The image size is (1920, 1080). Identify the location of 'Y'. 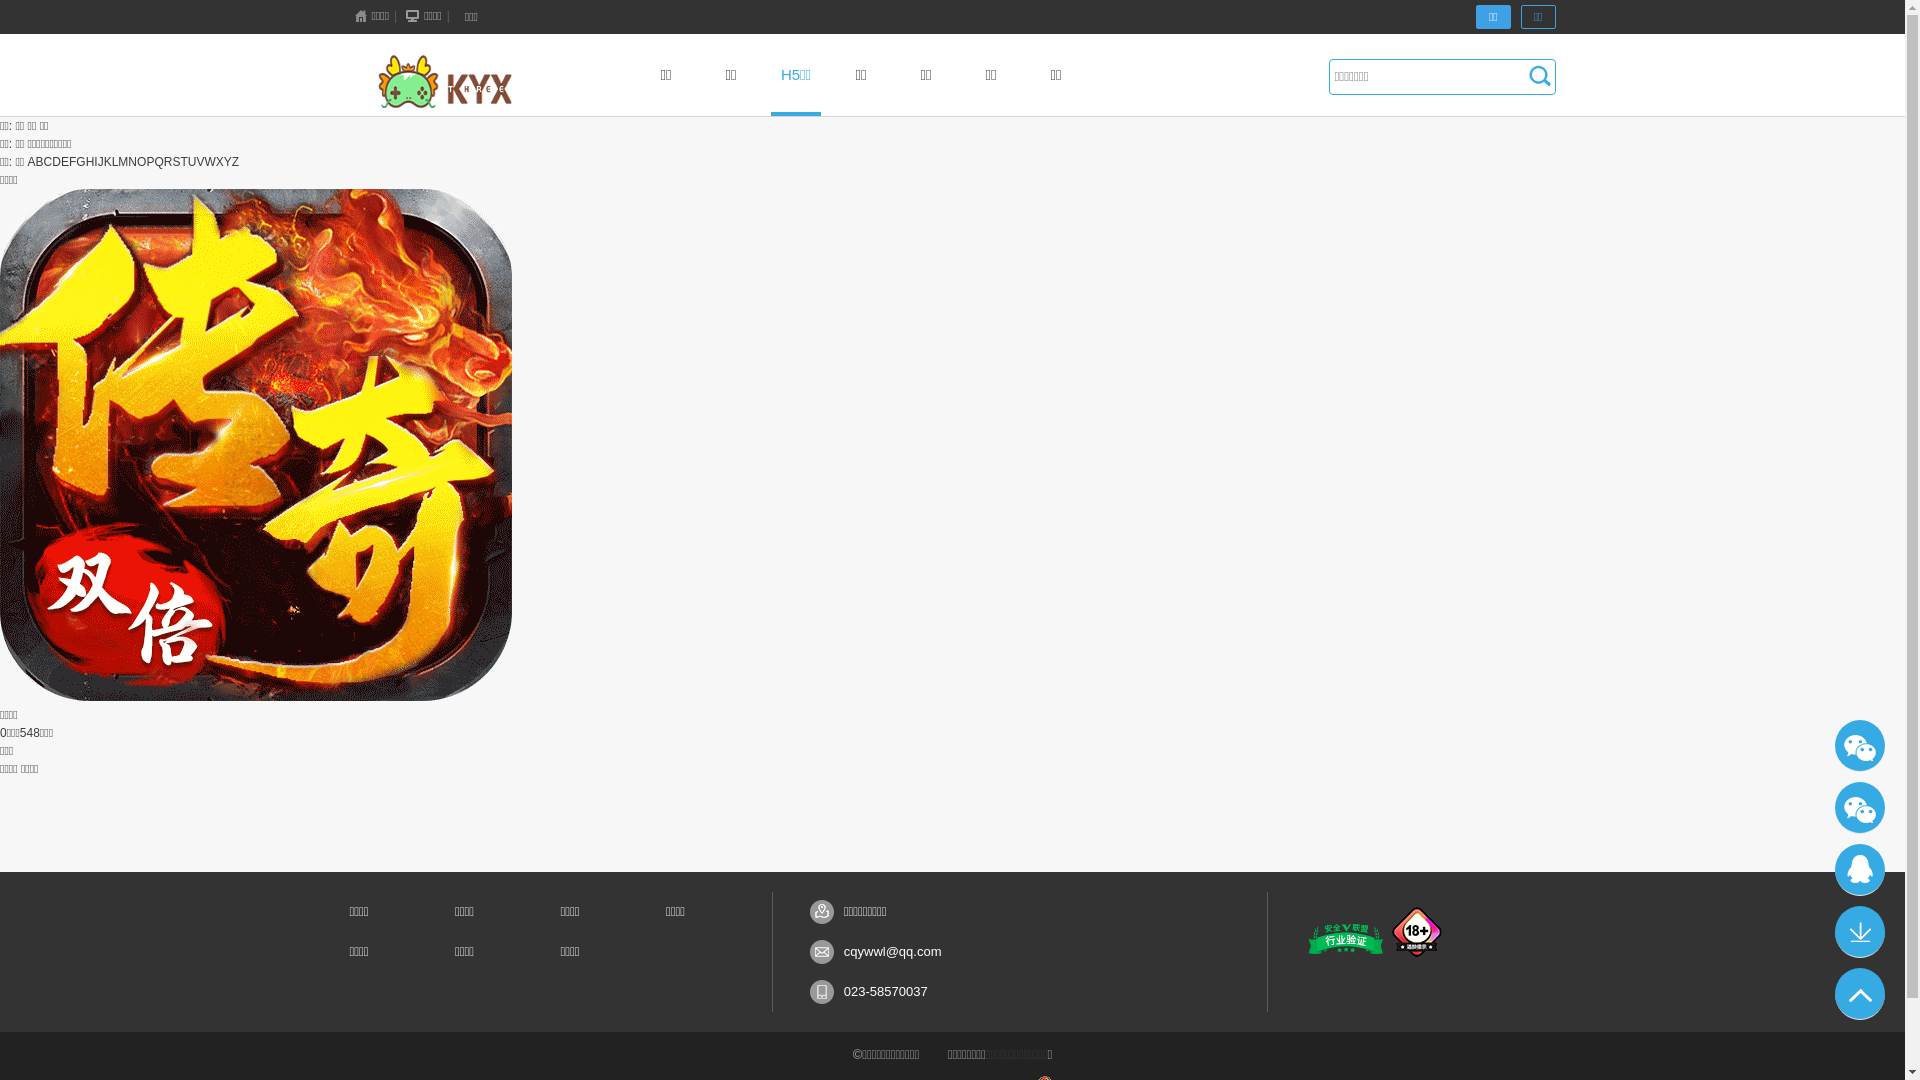
(227, 161).